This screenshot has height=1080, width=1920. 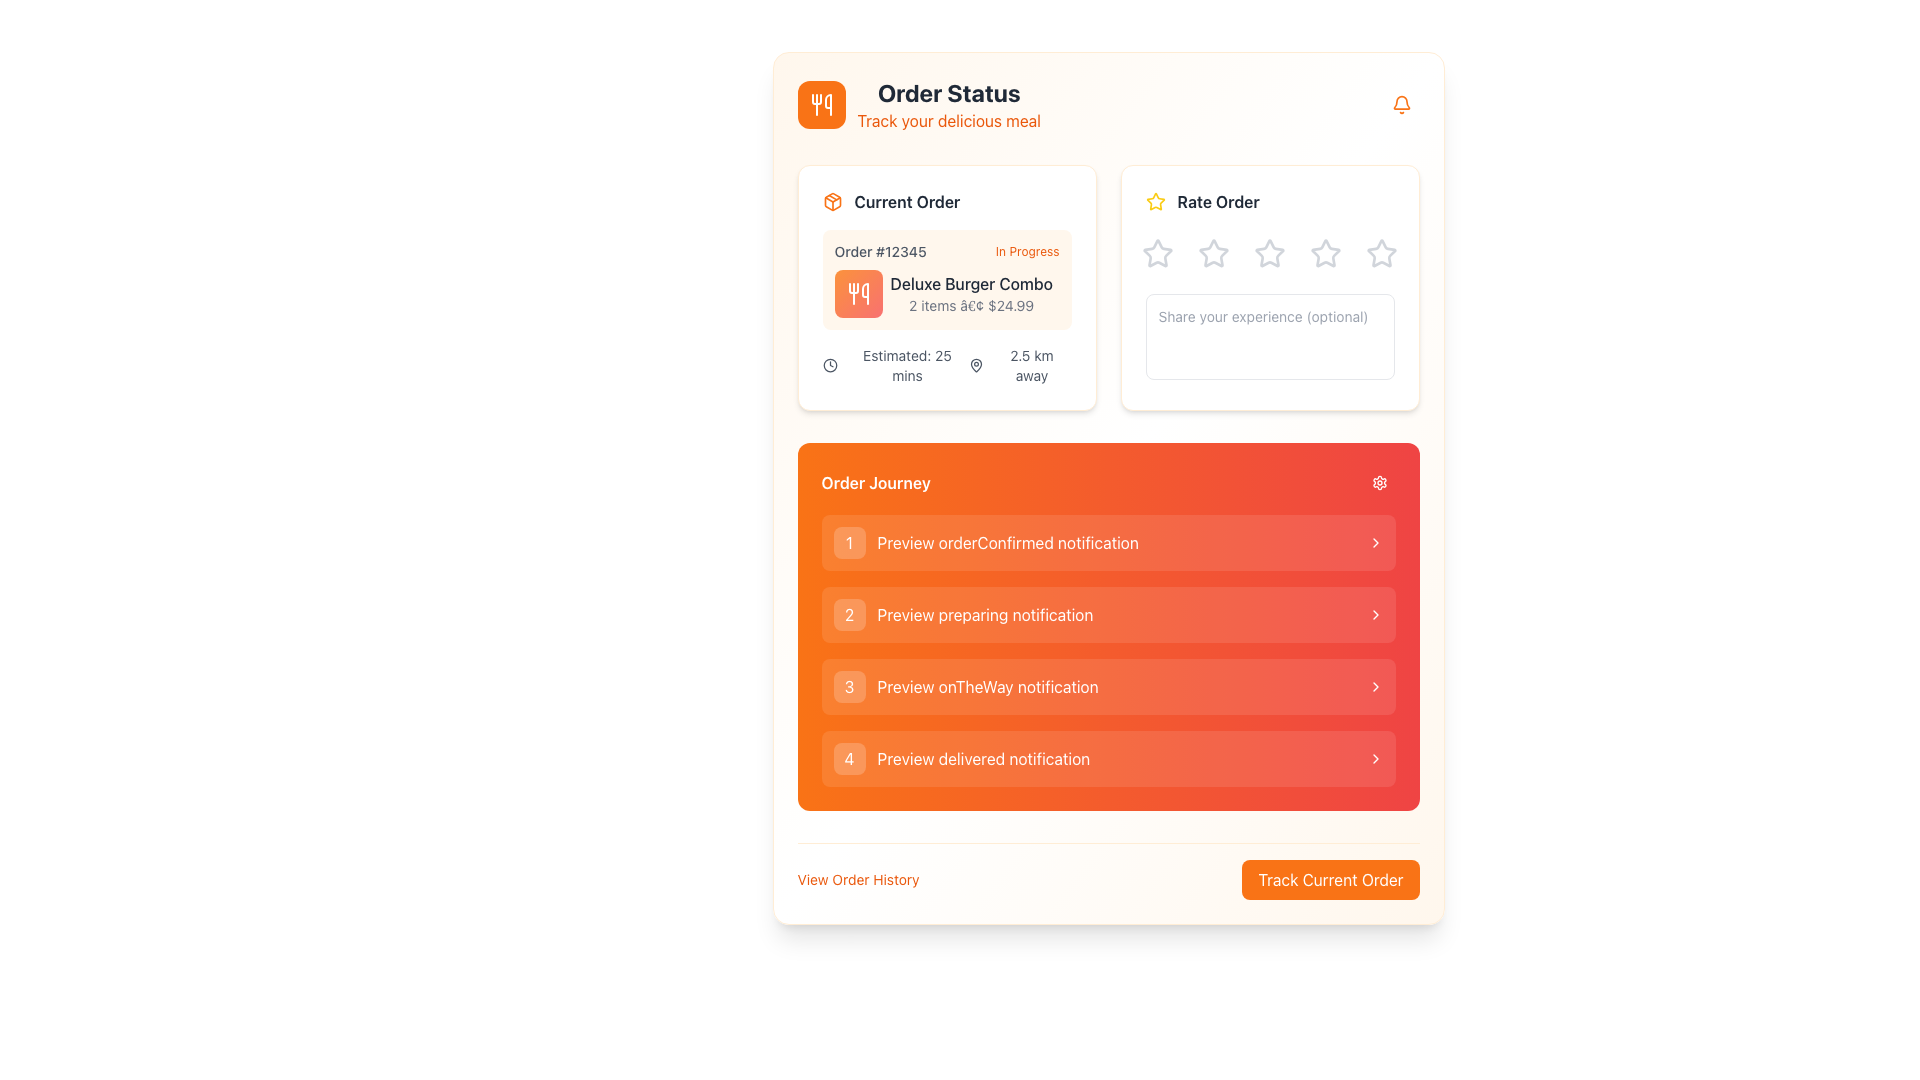 I want to click on the light gray, hollow star-shaped rating icon located at the far right of the row, so click(x=1380, y=252).